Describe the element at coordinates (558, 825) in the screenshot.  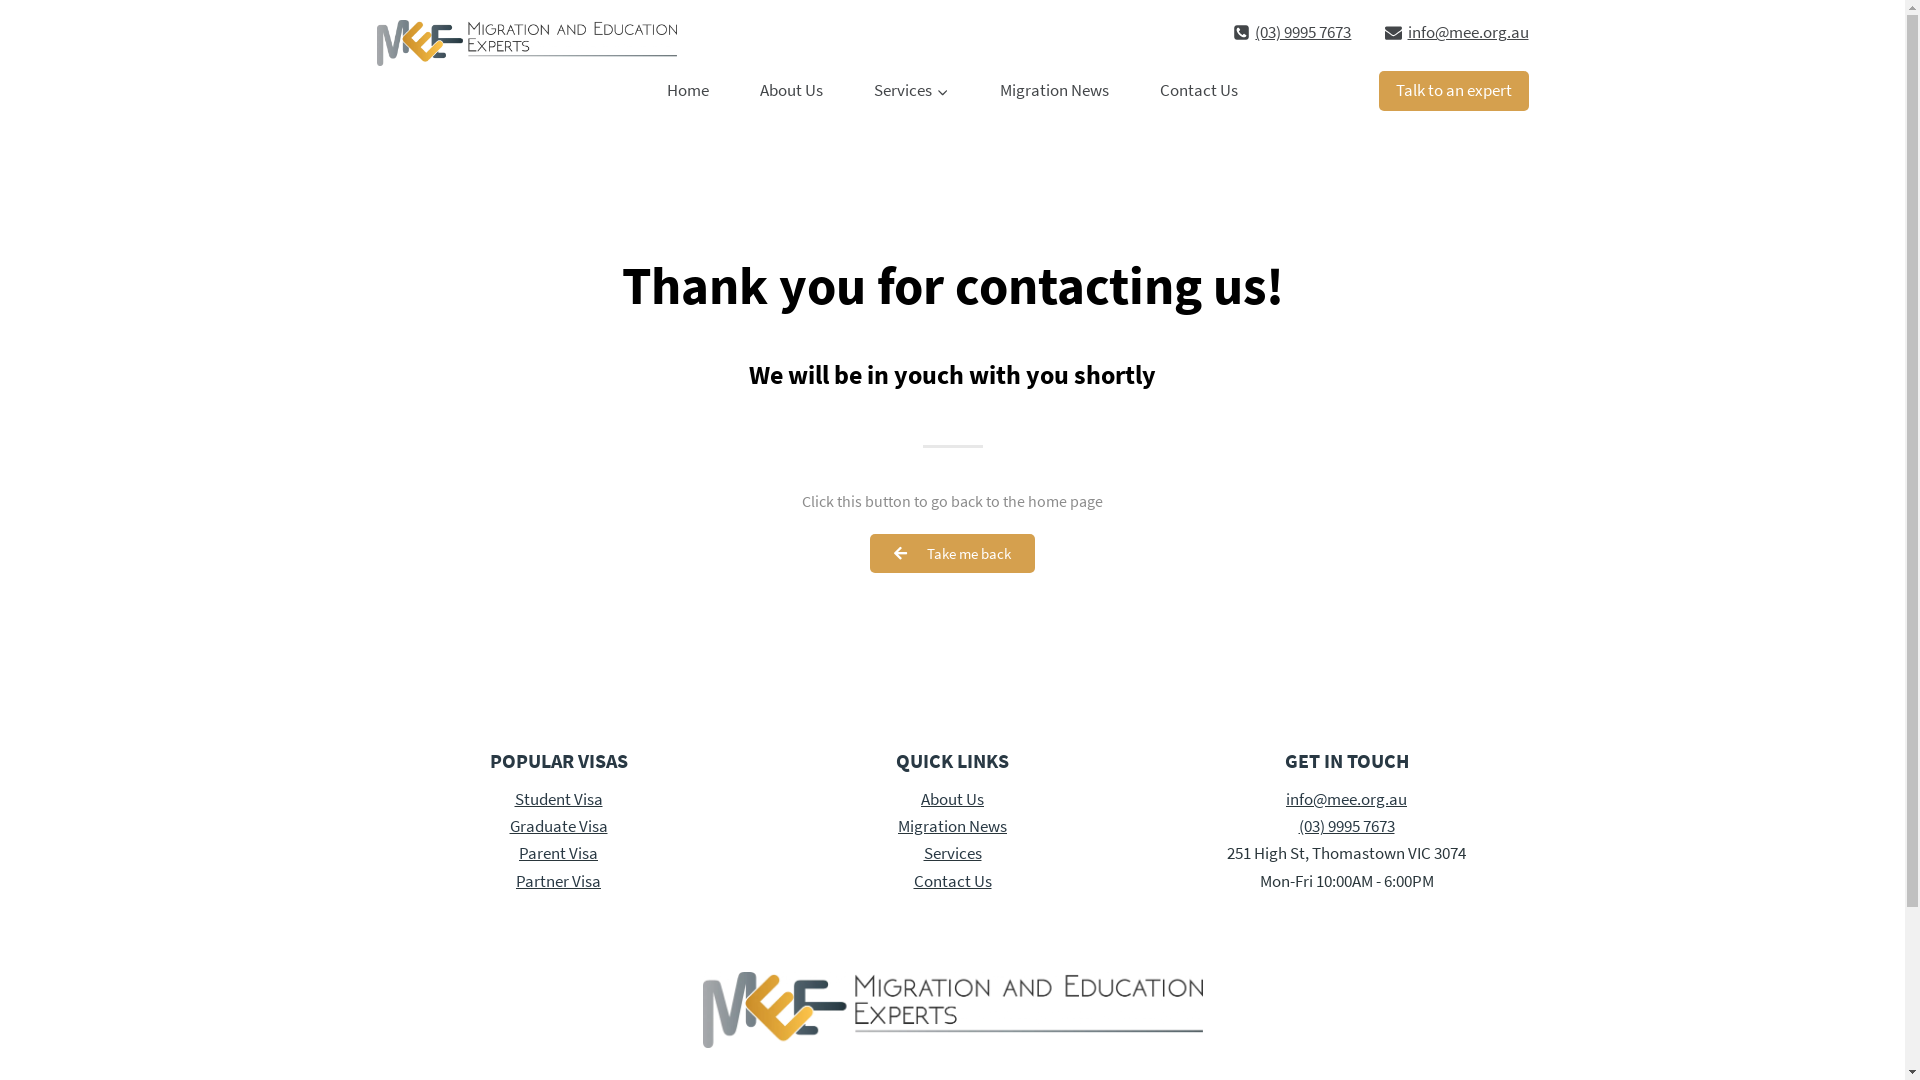
I see `'Graduate Visa'` at that location.